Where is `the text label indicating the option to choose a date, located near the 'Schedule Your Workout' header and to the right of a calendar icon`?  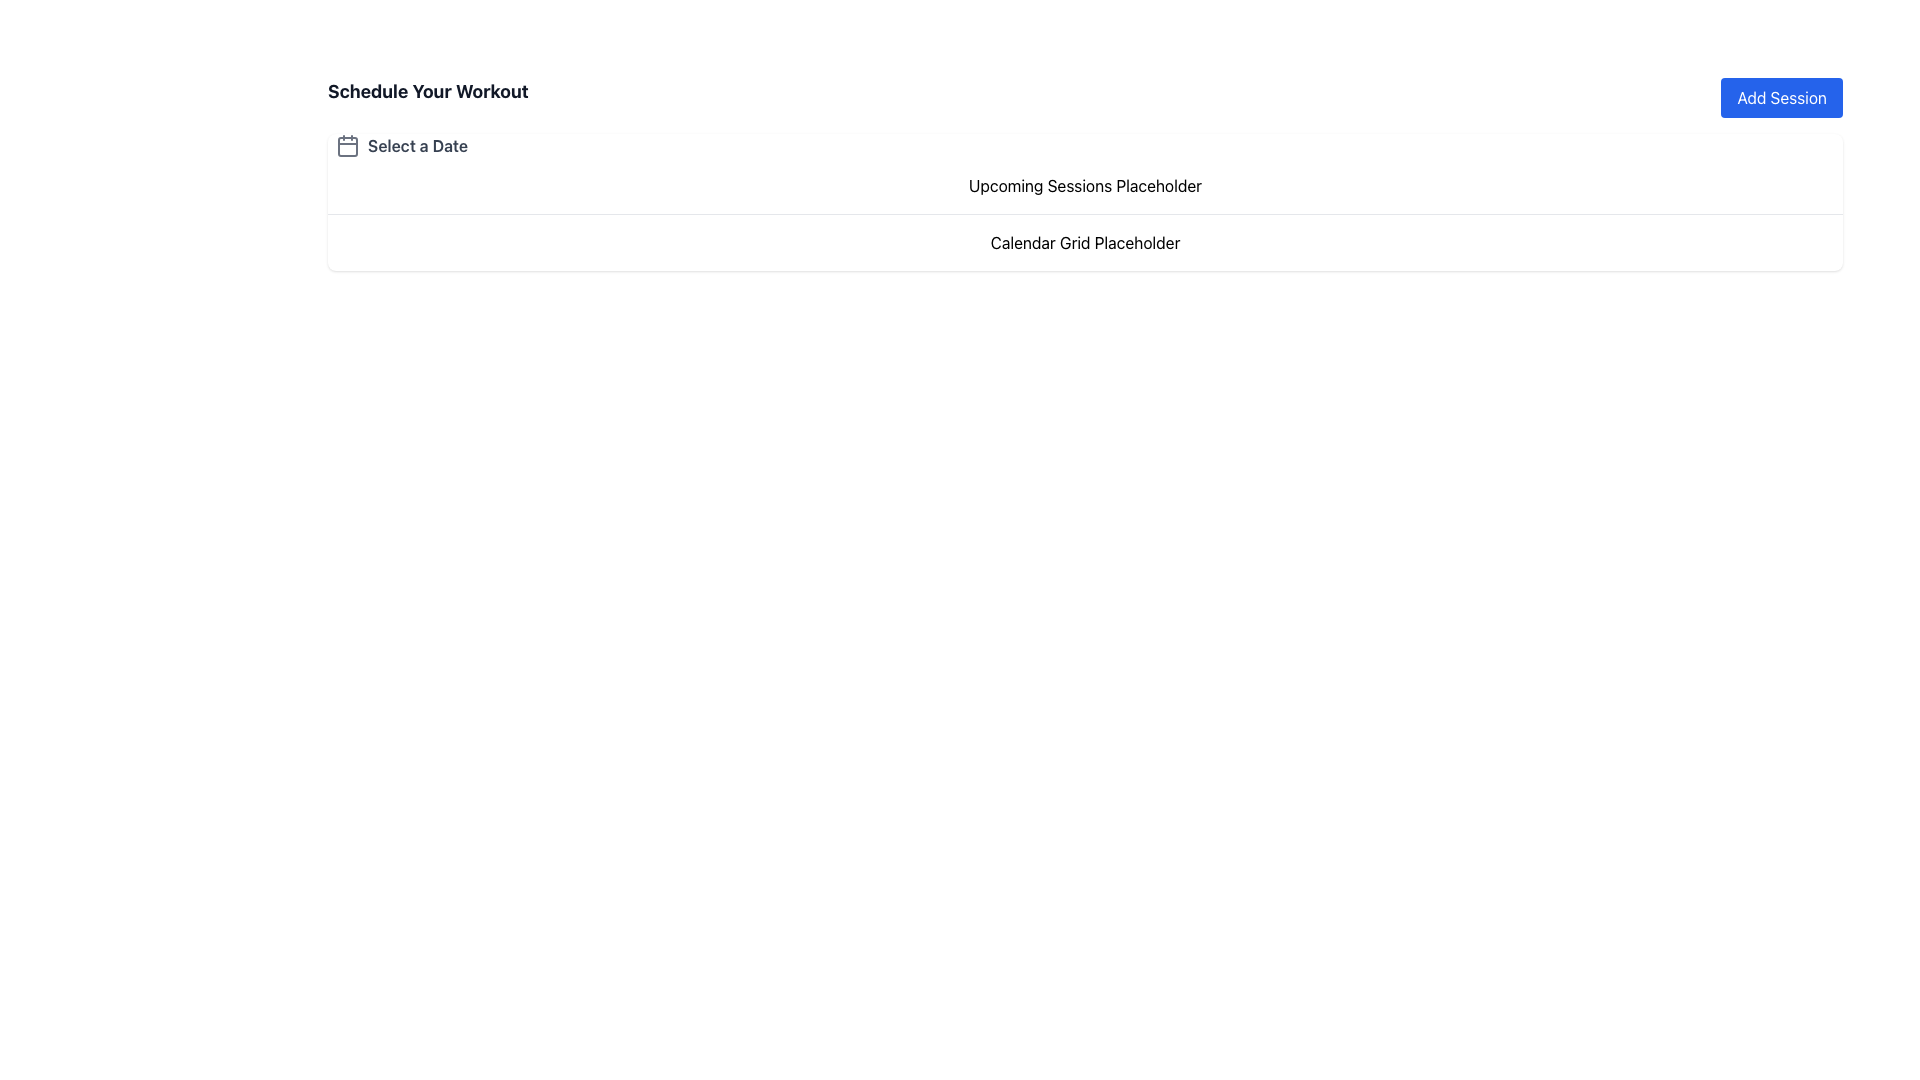 the text label indicating the option to choose a date, located near the 'Schedule Your Workout' header and to the right of a calendar icon is located at coordinates (416, 145).